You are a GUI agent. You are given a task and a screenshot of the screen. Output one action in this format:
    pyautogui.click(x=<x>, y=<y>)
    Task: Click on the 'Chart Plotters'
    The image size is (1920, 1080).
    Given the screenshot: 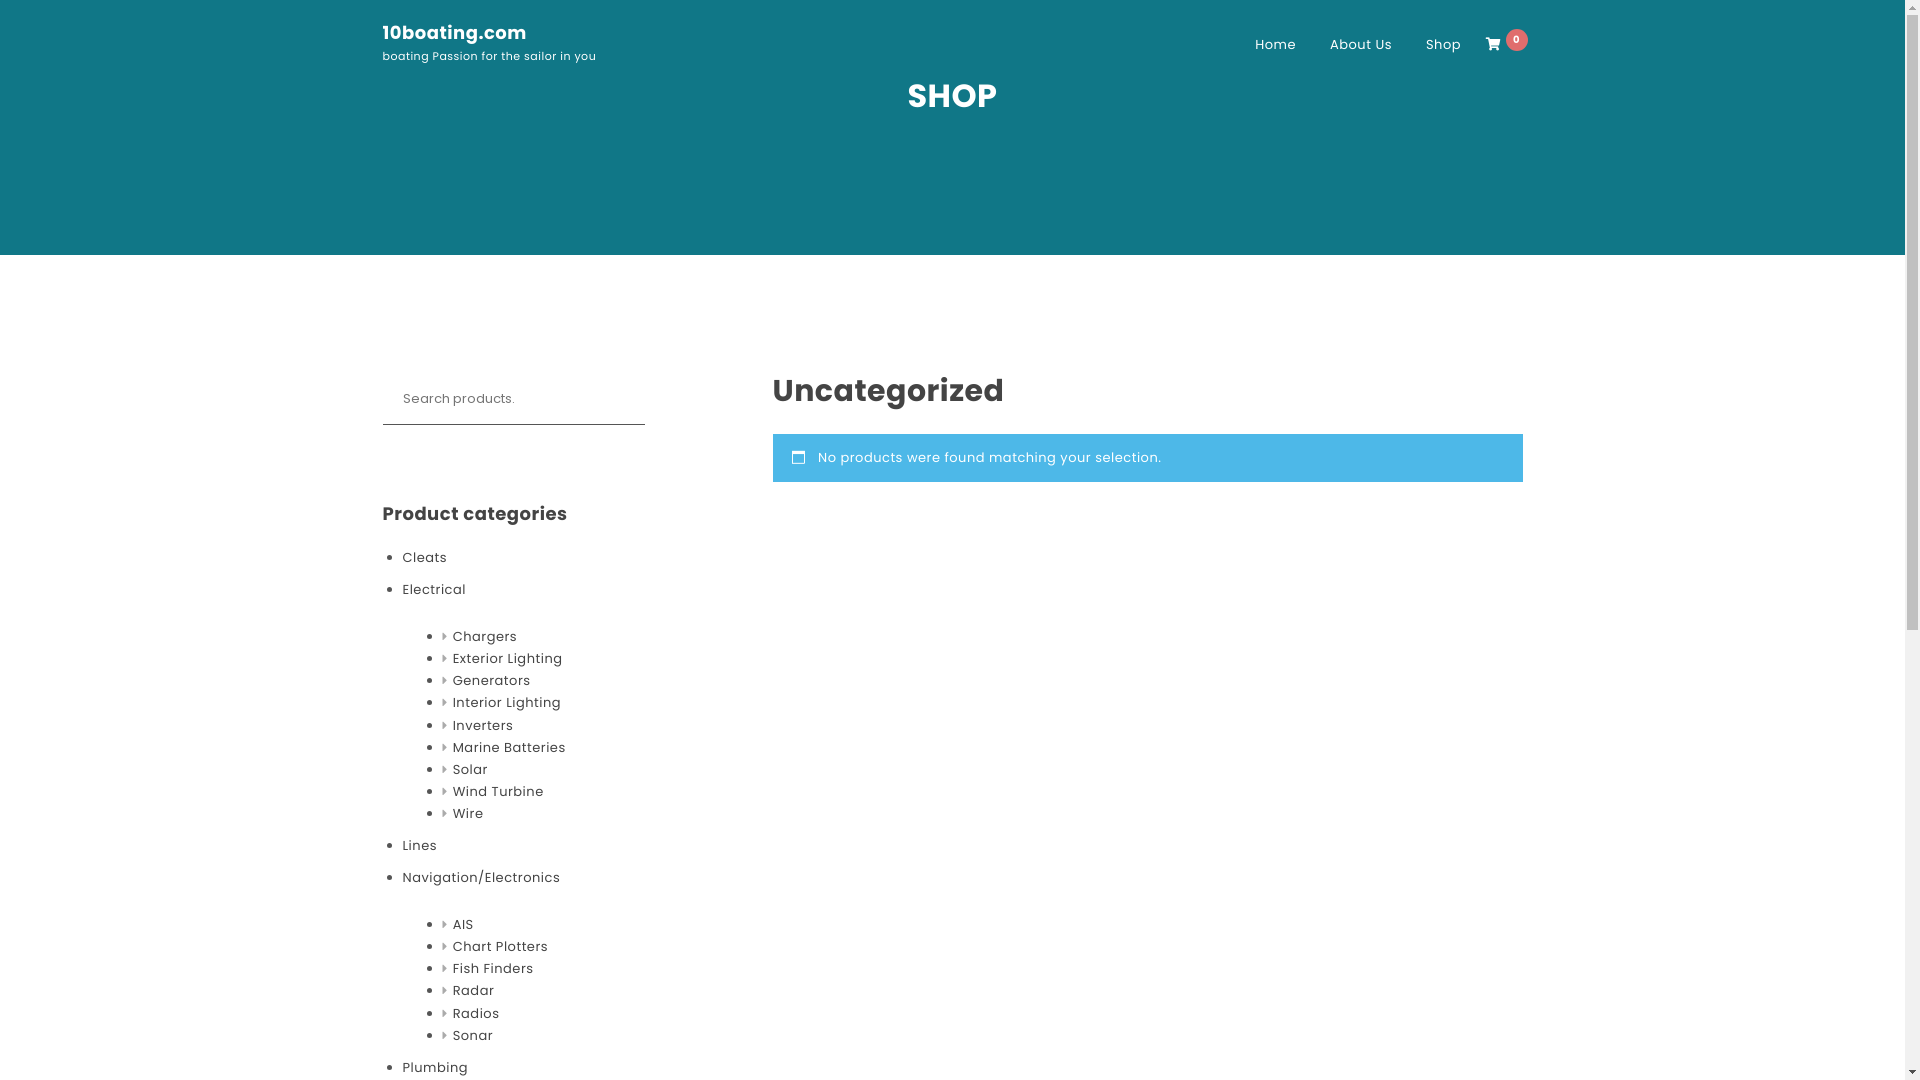 What is the action you would take?
    pyautogui.click(x=500, y=946)
    